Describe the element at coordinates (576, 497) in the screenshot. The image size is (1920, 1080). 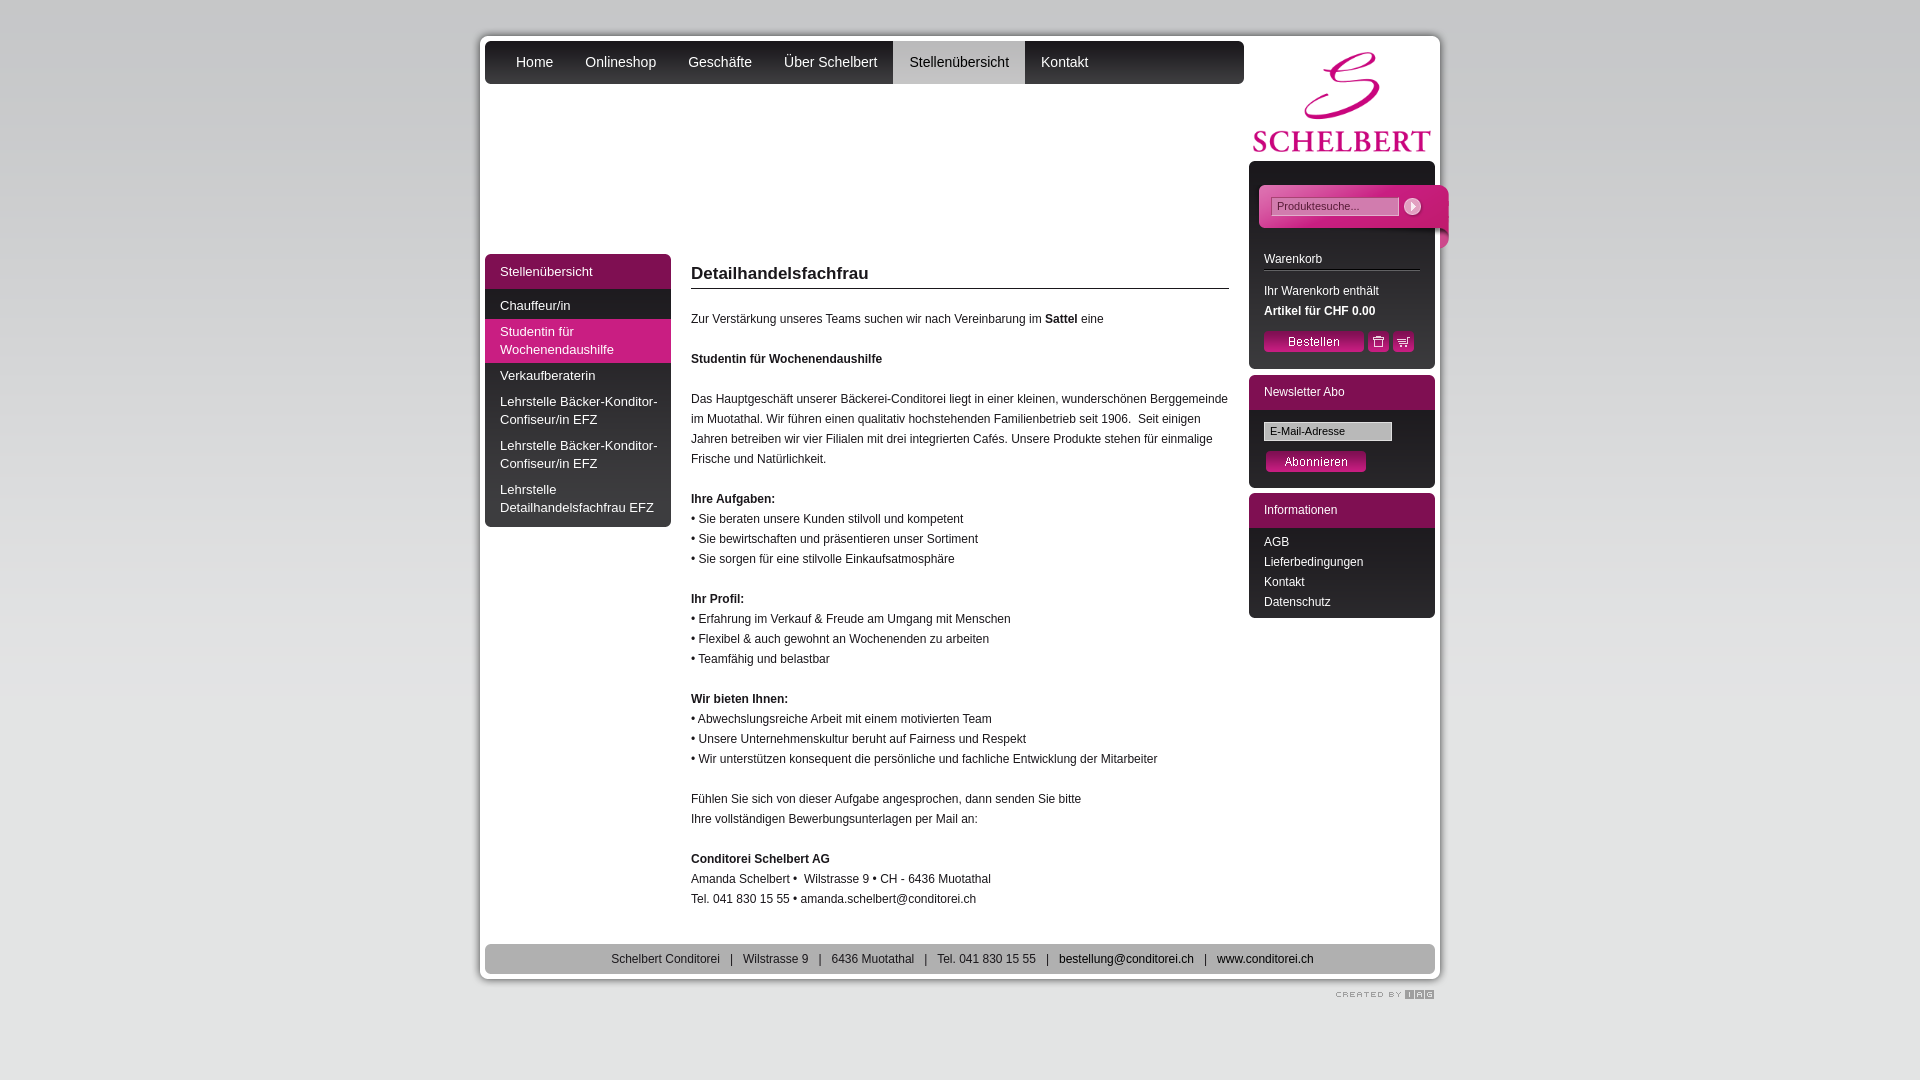
I see `'Lehrstelle Detailhandelsfachfrau EFZ'` at that location.